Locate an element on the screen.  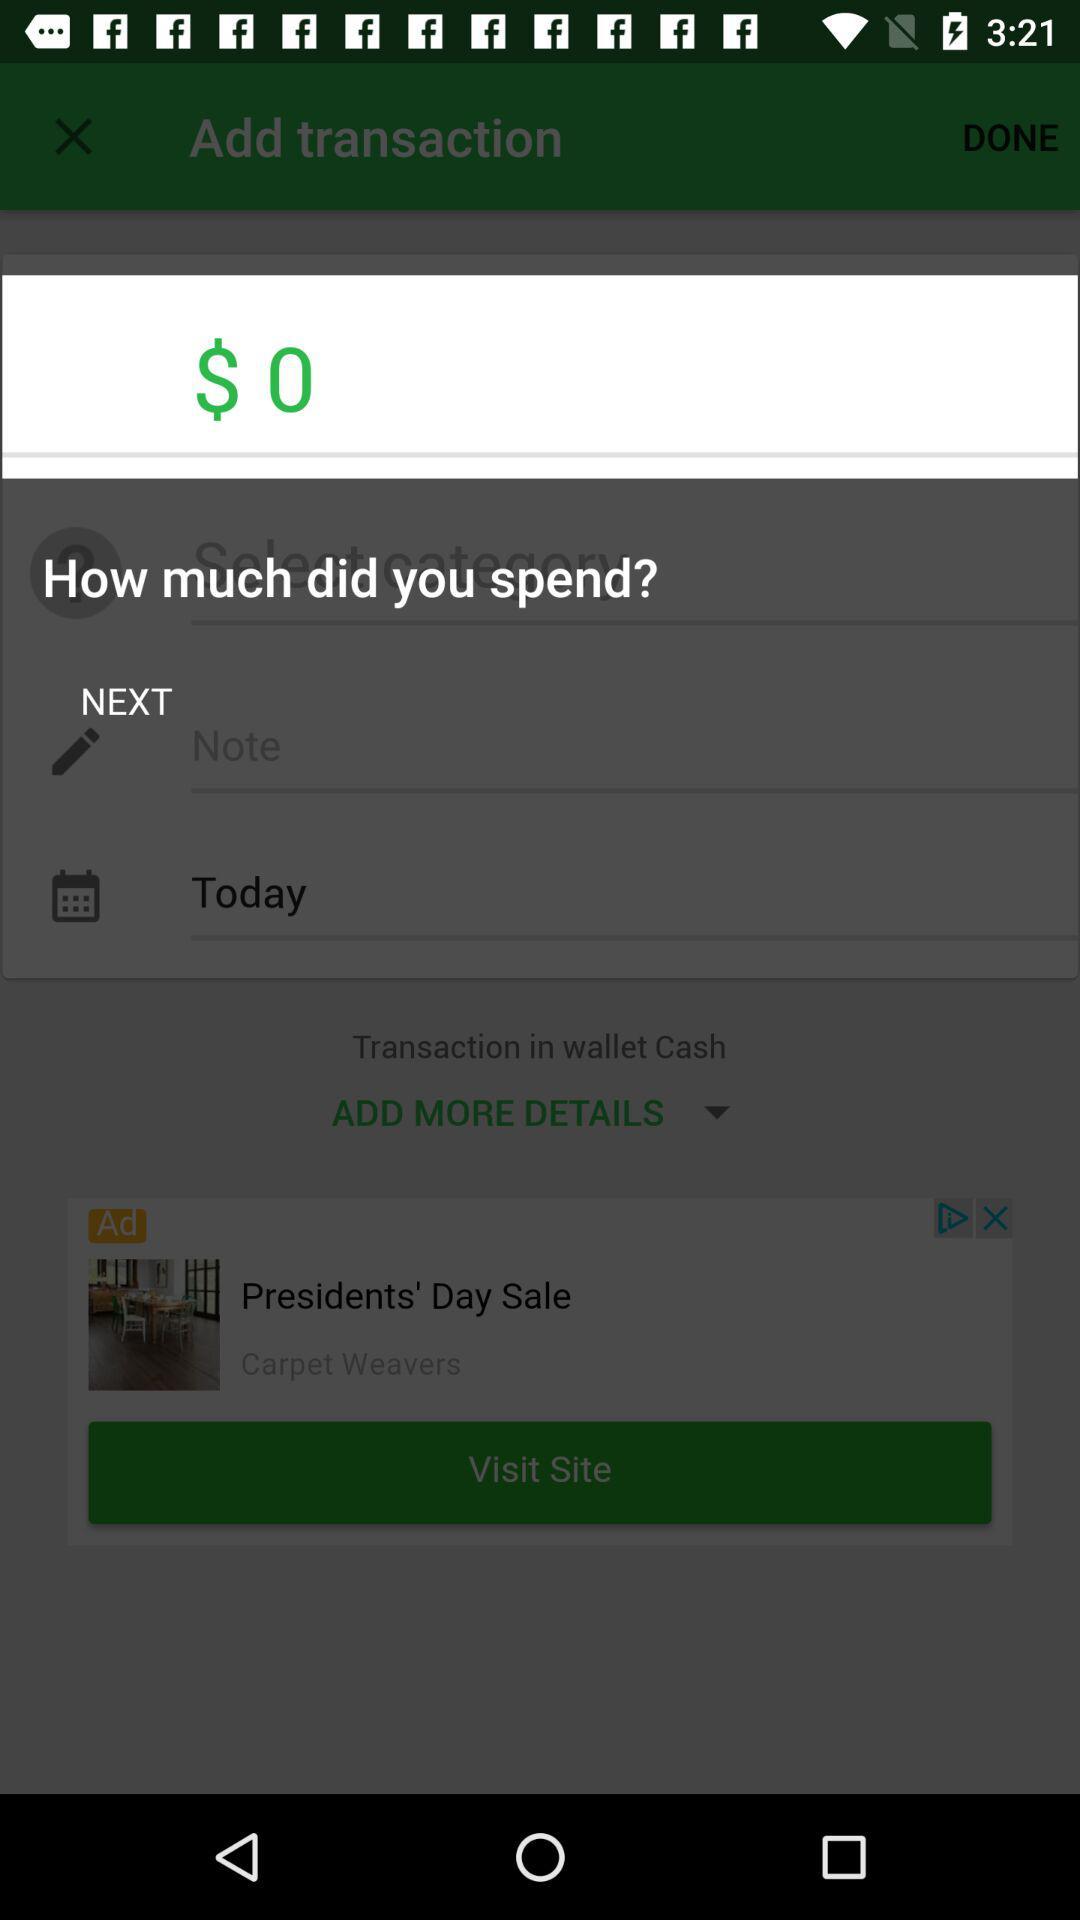
done item is located at coordinates (1010, 135).